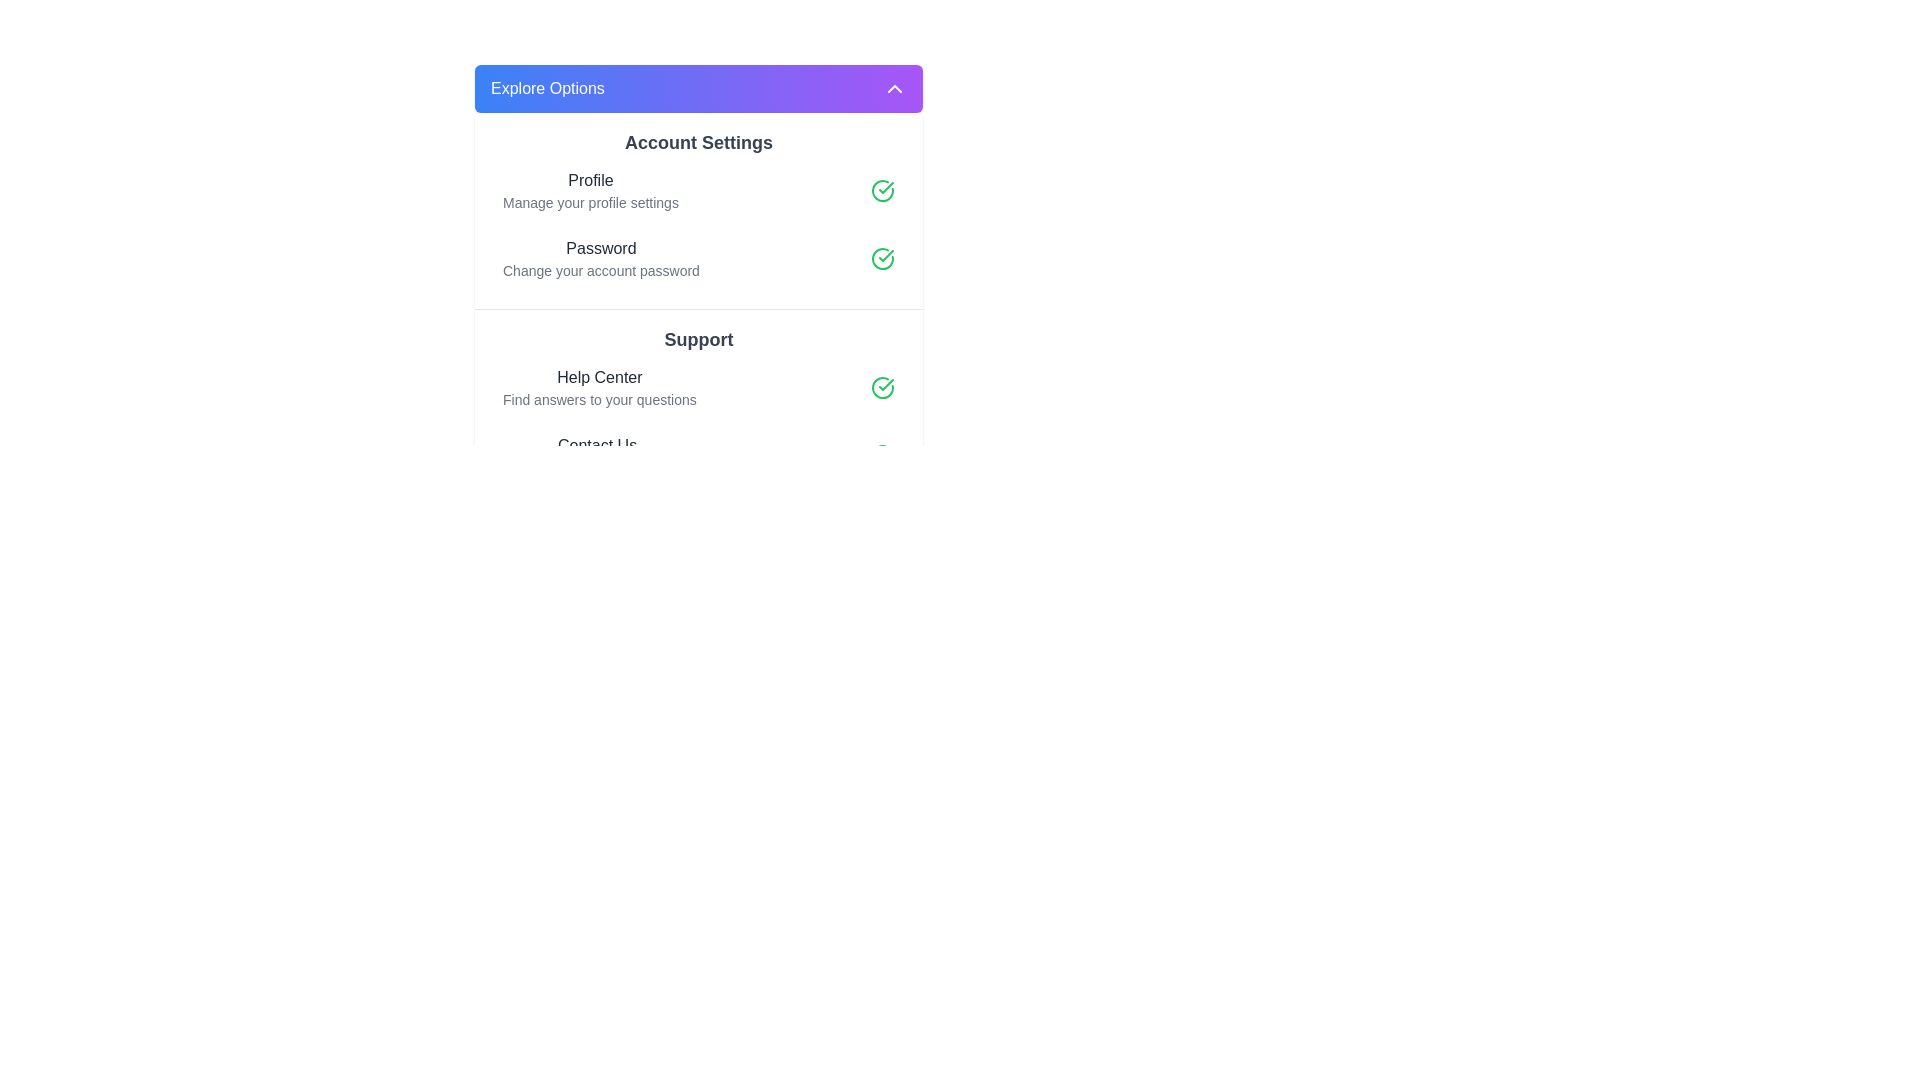 The width and height of the screenshot is (1920, 1080). I want to click on the checkmark icon within a circle that signifies a completed or verified action, located to the right of the 'Help Center' section in the 'Support' category, so click(882, 388).